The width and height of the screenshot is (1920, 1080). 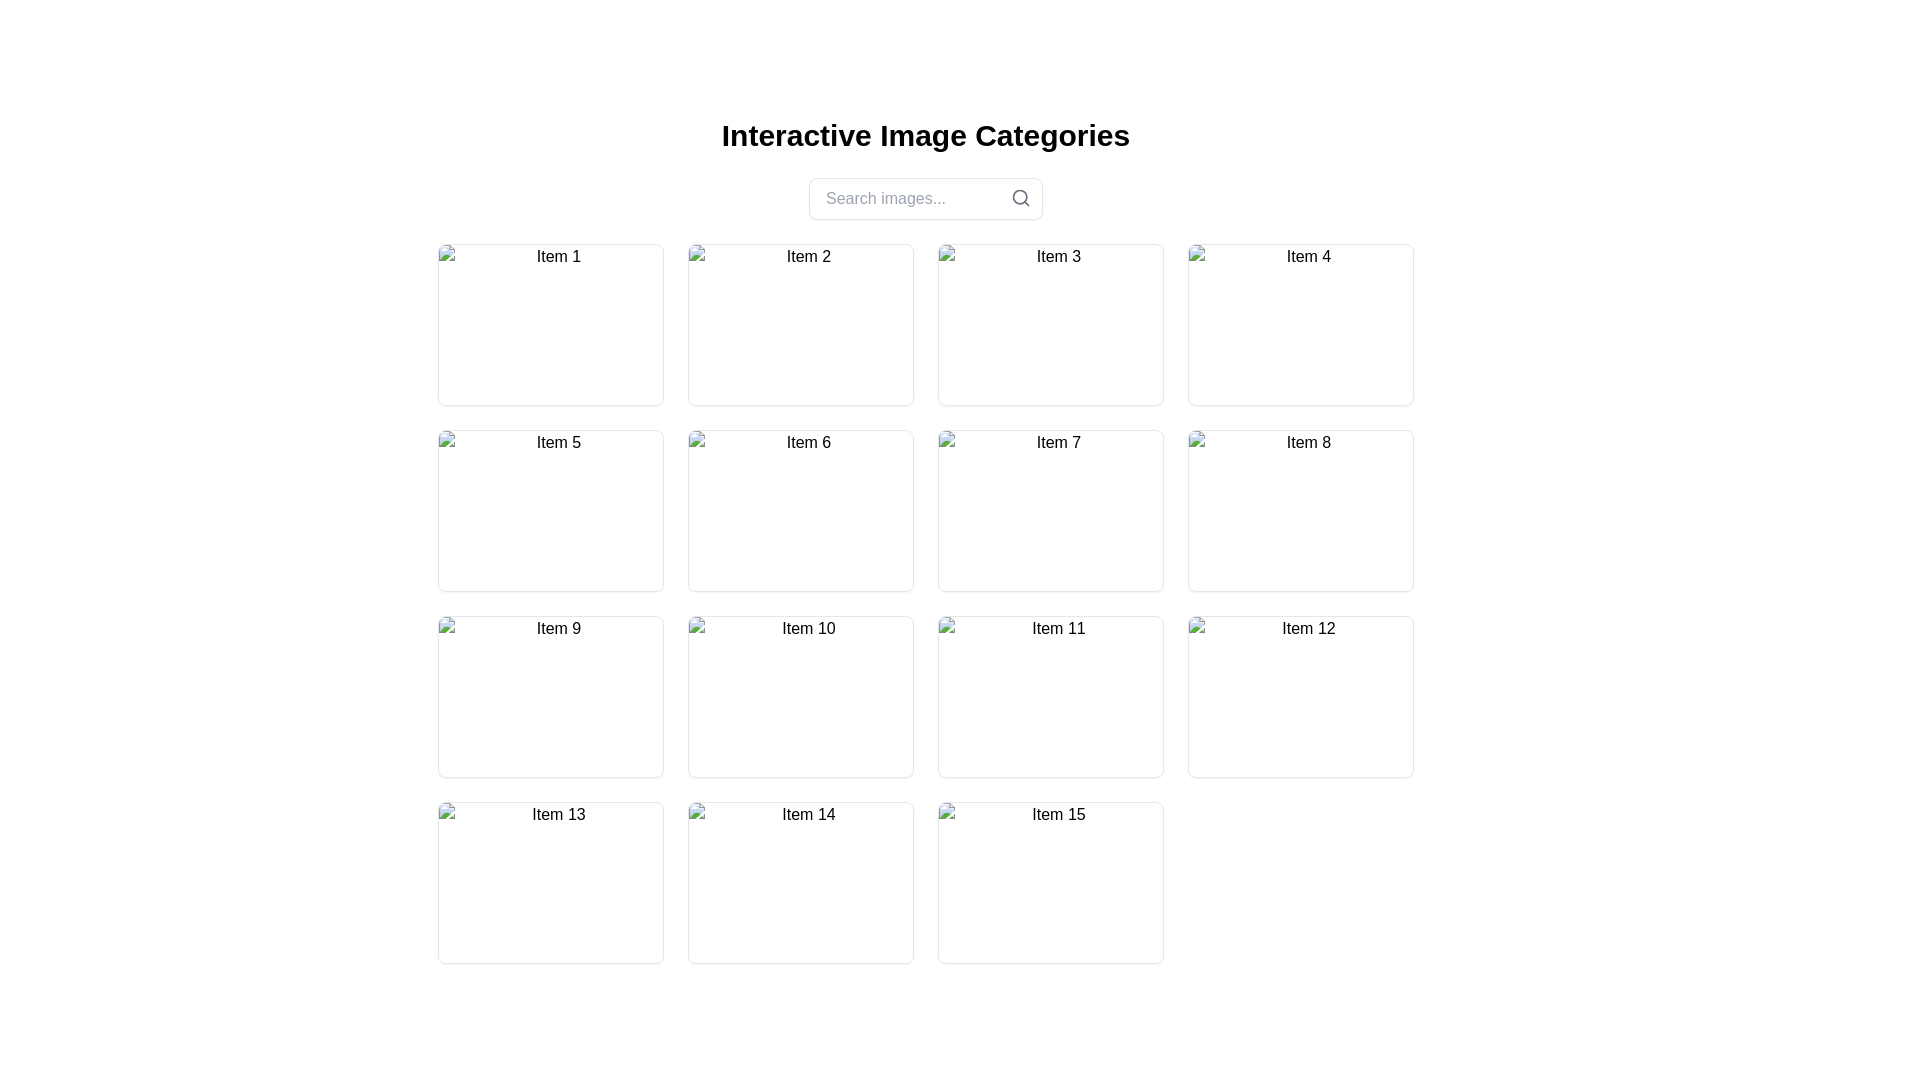 What do you see at coordinates (801, 696) in the screenshot?
I see `the interactive card located in the third row and second column of the grid, which is positioned between 'Item 9' and 'Item 11'` at bounding box center [801, 696].